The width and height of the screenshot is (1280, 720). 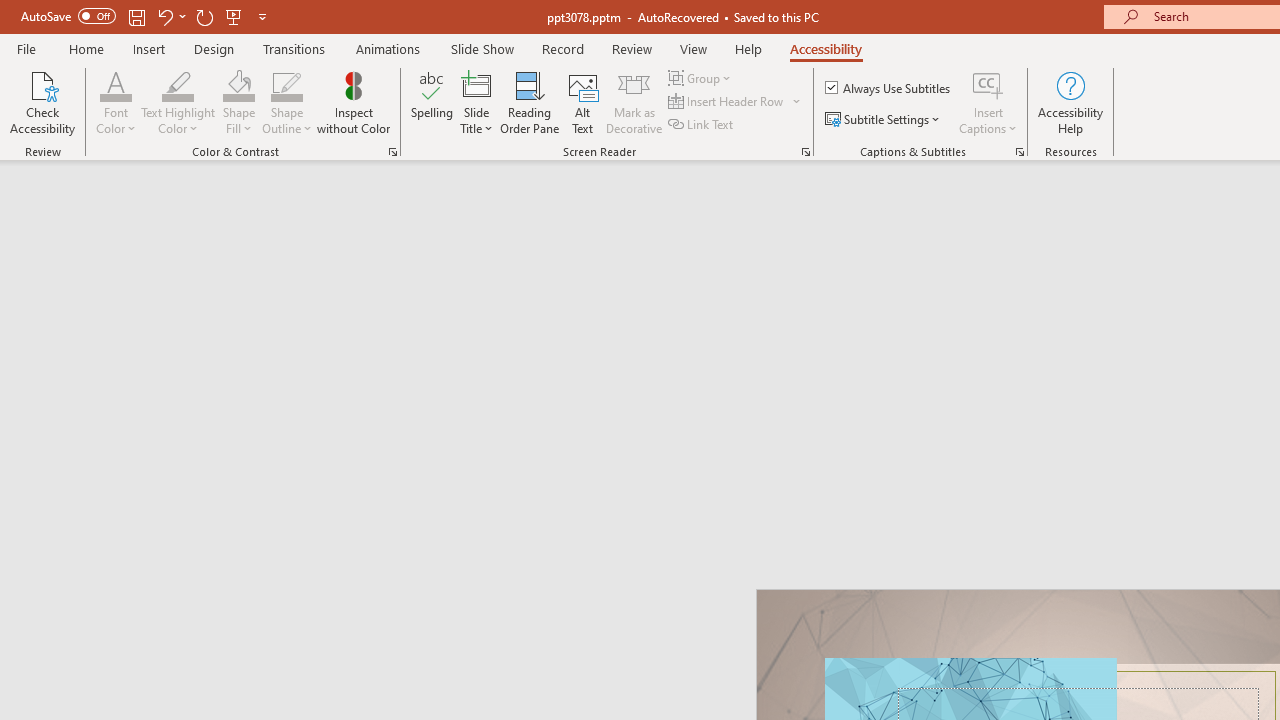 What do you see at coordinates (633, 103) in the screenshot?
I see `'Mark as Decorative'` at bounding box center [633, 103].